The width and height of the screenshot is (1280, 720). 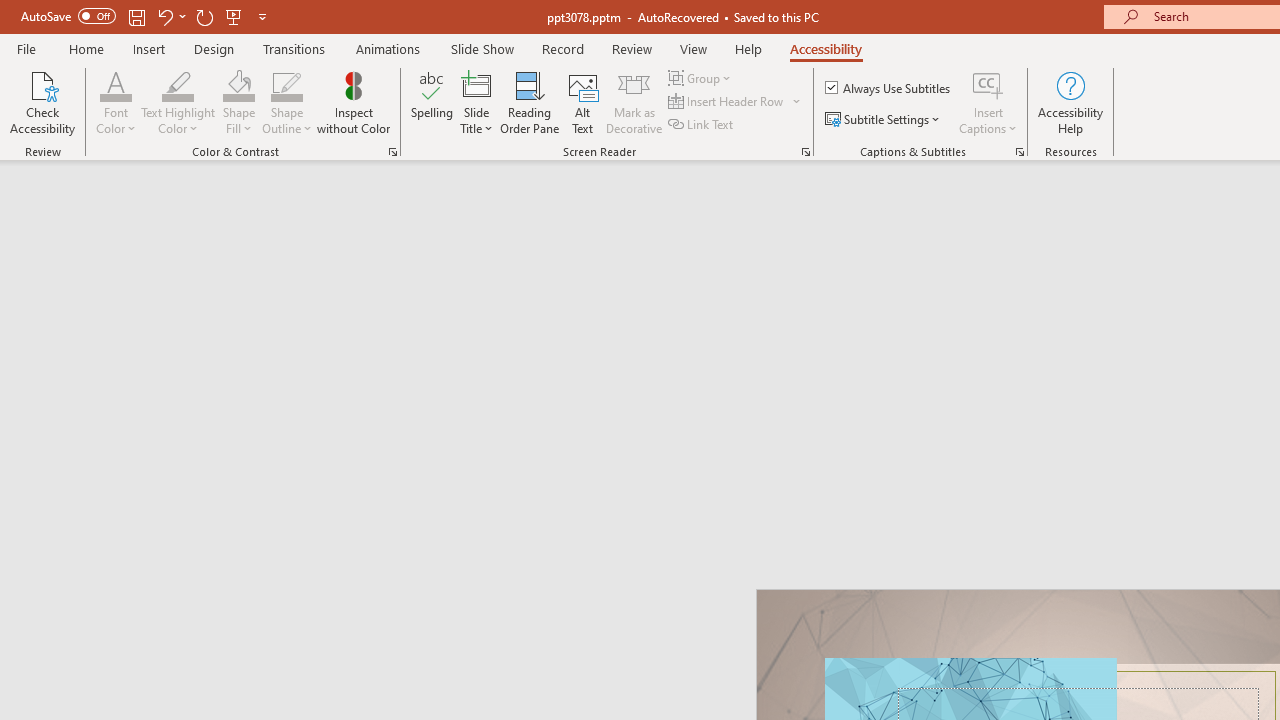 What do you see at coordinates (633, 103) in the screenshot?
I see `'Mark as Decorative'` at bounding box center [633, 103].